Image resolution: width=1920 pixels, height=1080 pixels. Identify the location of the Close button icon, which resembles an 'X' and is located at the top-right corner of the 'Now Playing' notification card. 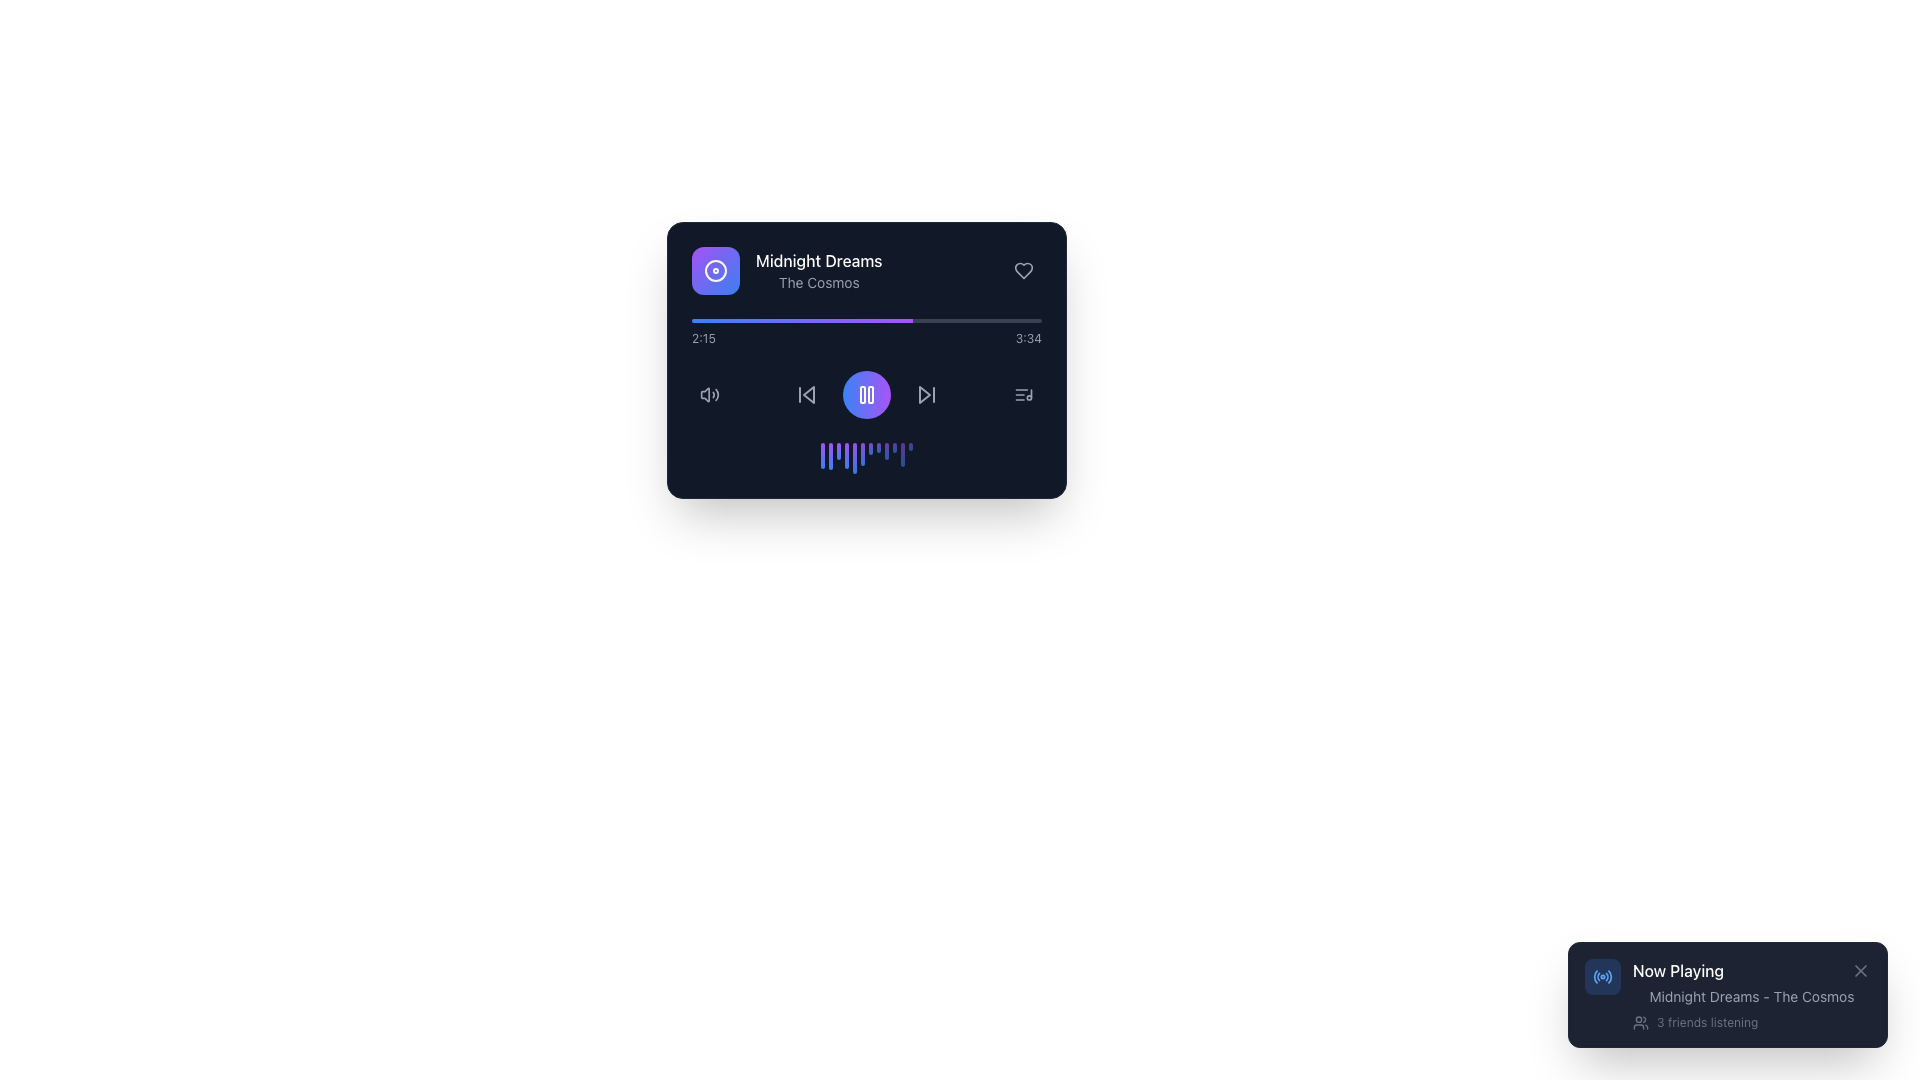
(1860, 970).